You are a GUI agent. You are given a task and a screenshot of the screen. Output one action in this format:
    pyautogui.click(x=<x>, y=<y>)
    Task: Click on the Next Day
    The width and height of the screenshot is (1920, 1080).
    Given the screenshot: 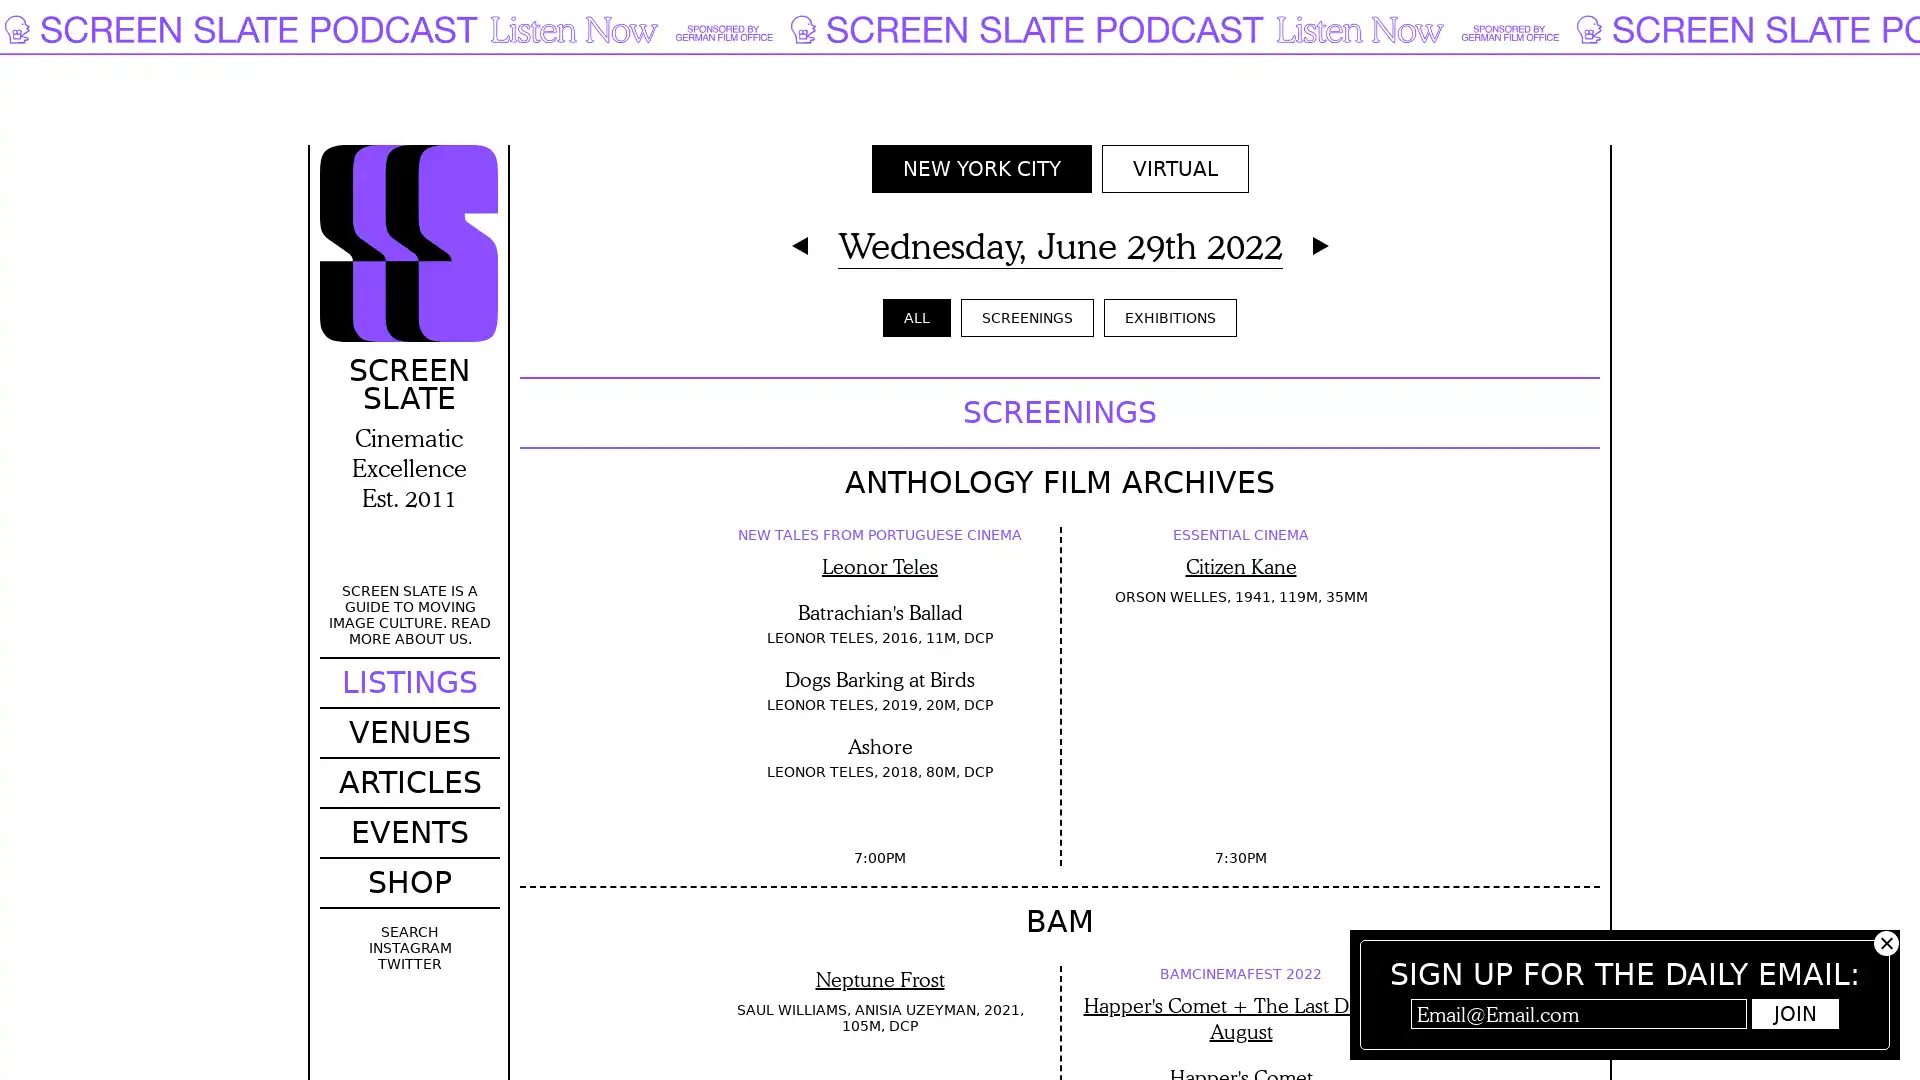 What is the action you would take?
    pyautogui.click(x=1320, y=245)
    